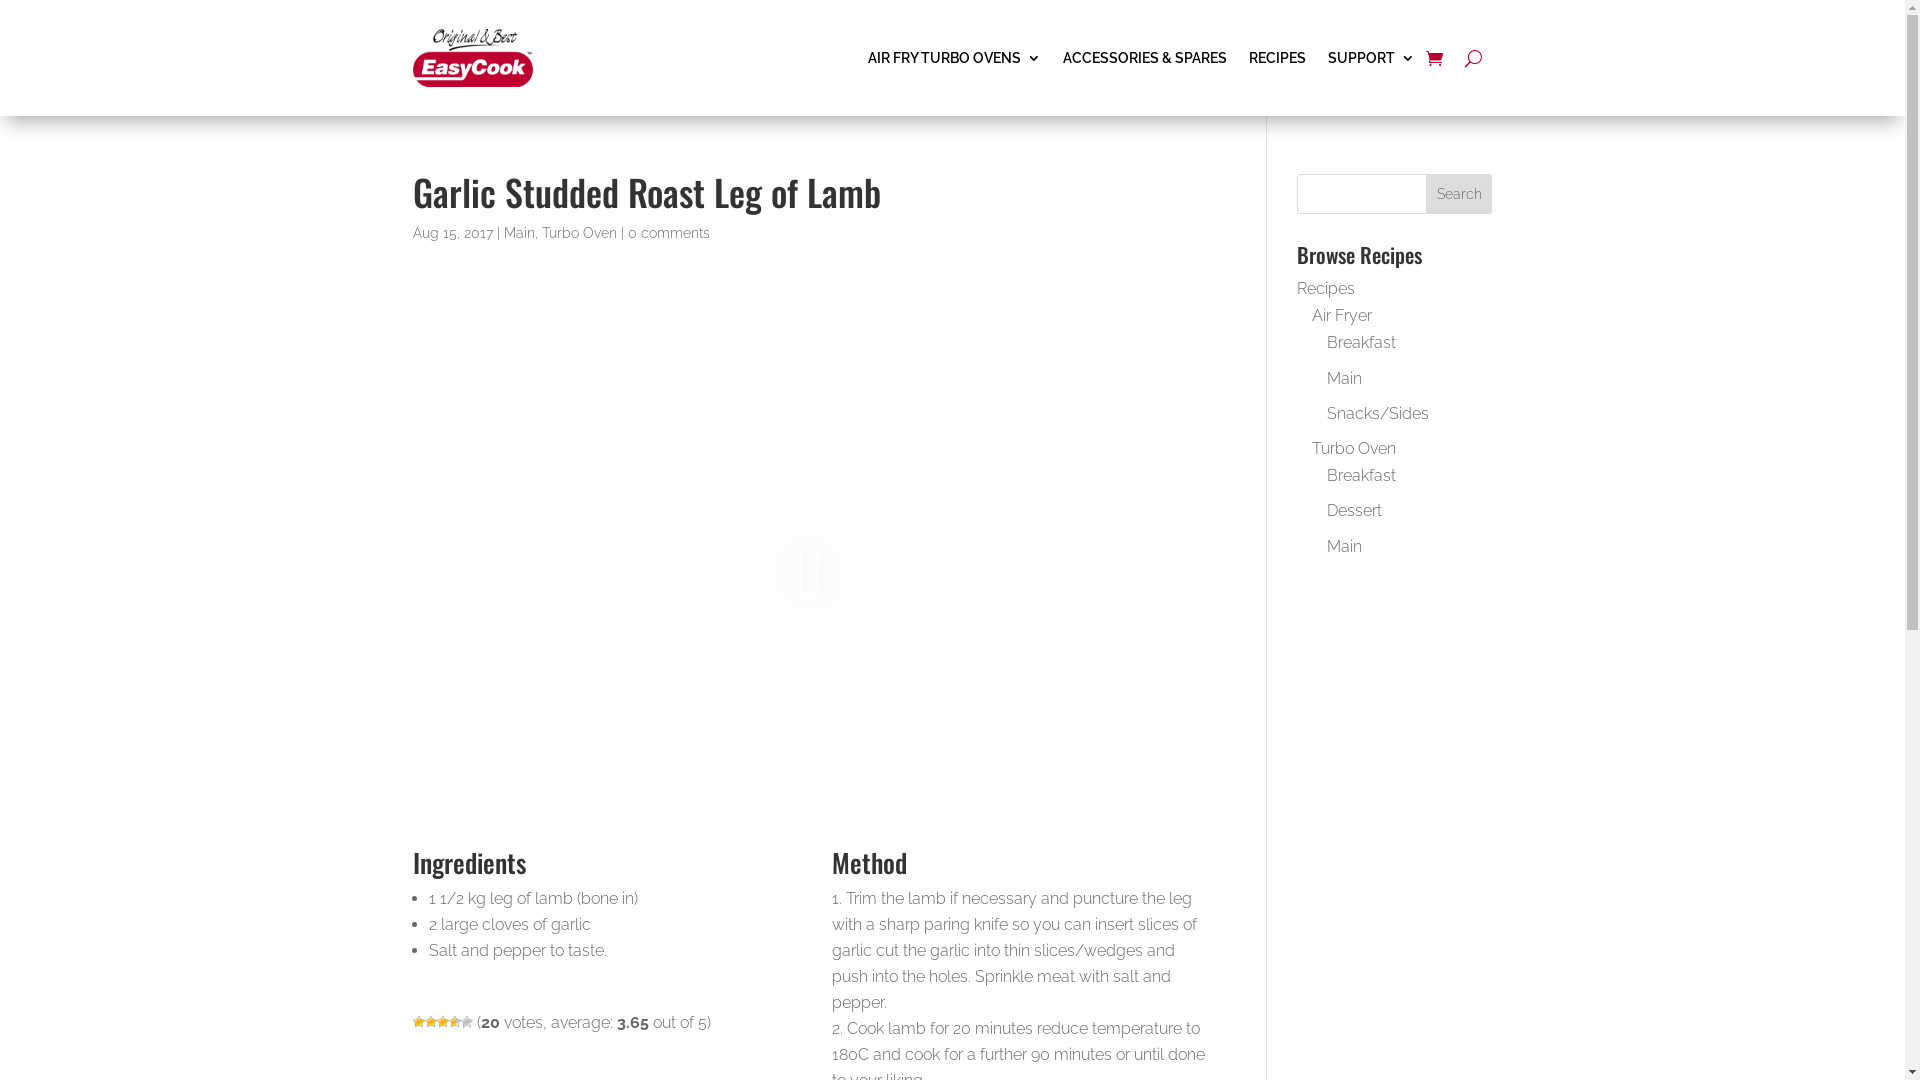 The image size is (1920, 1080). I want to click on 'Dessert', so click(1354, 509).